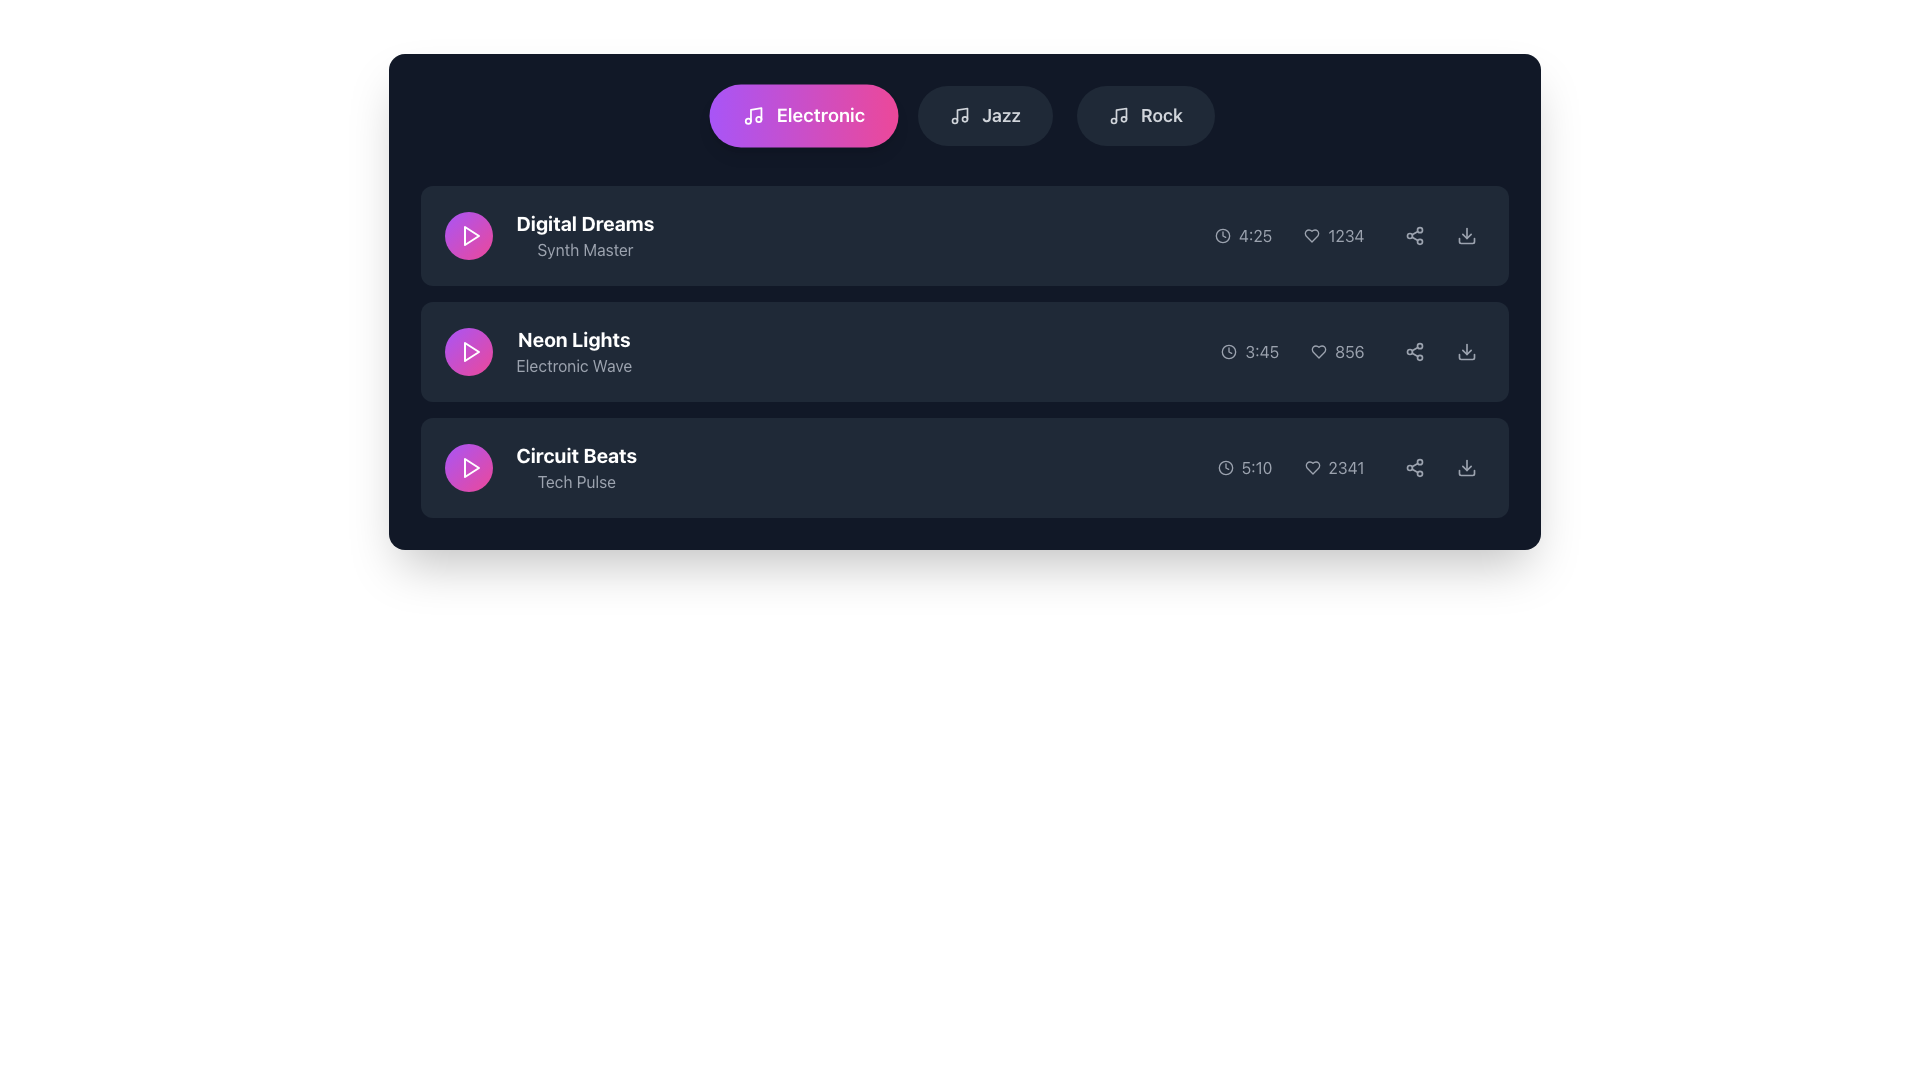 The height and width of the screenshot is (1080, 1920). What do you see at coordinates (1254, 234) in the screenshot?
I see `the Text label displaying '4:25' in low-contrast gray color, aligned with a clock icon to its left, located in the first row of the list within the 'Electronic' section` at bounding box center [1254, 234].